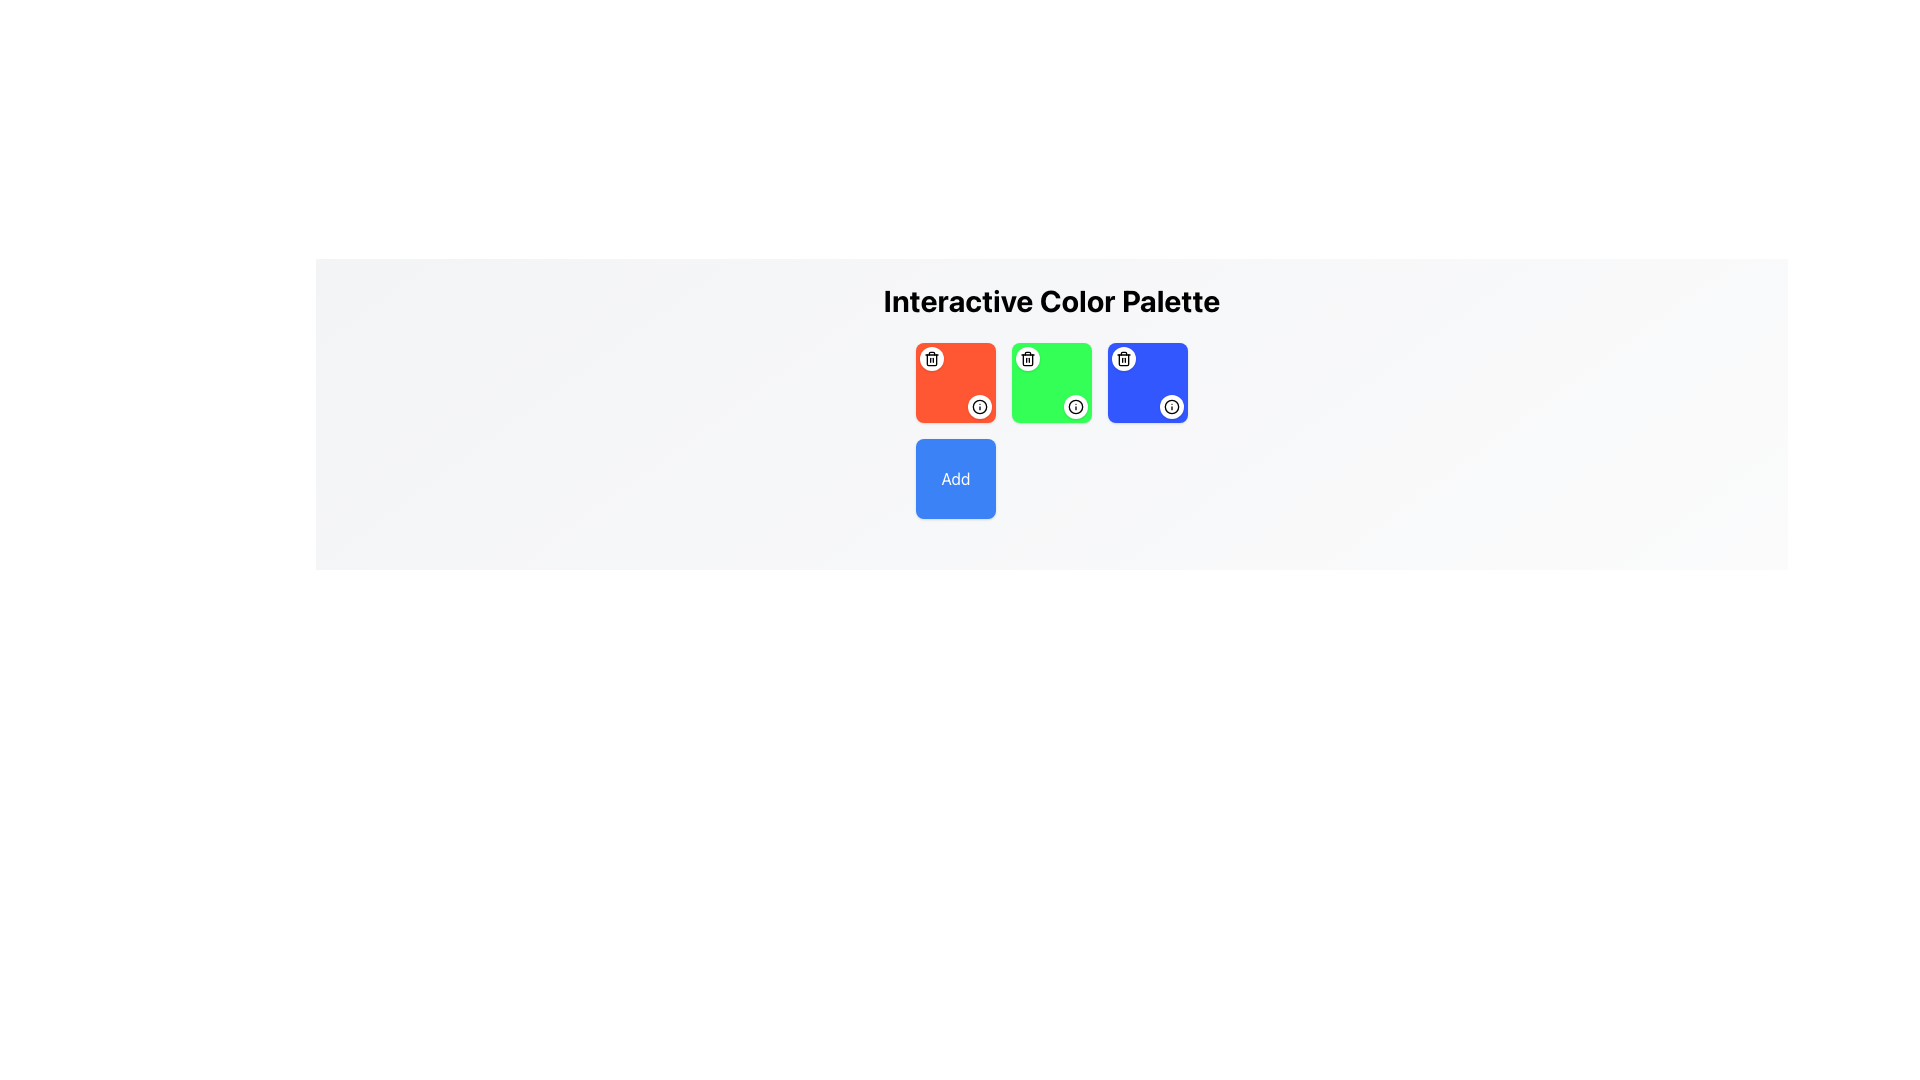 The image size is (1920, 1080). What do you see at coordinates (1171, 406) in the screenshot?
I see `the Circular Icon or Indicator located at the upper-right corner of the blue square in the bottom-right section of the grid` at bounding box center [1171, 406].